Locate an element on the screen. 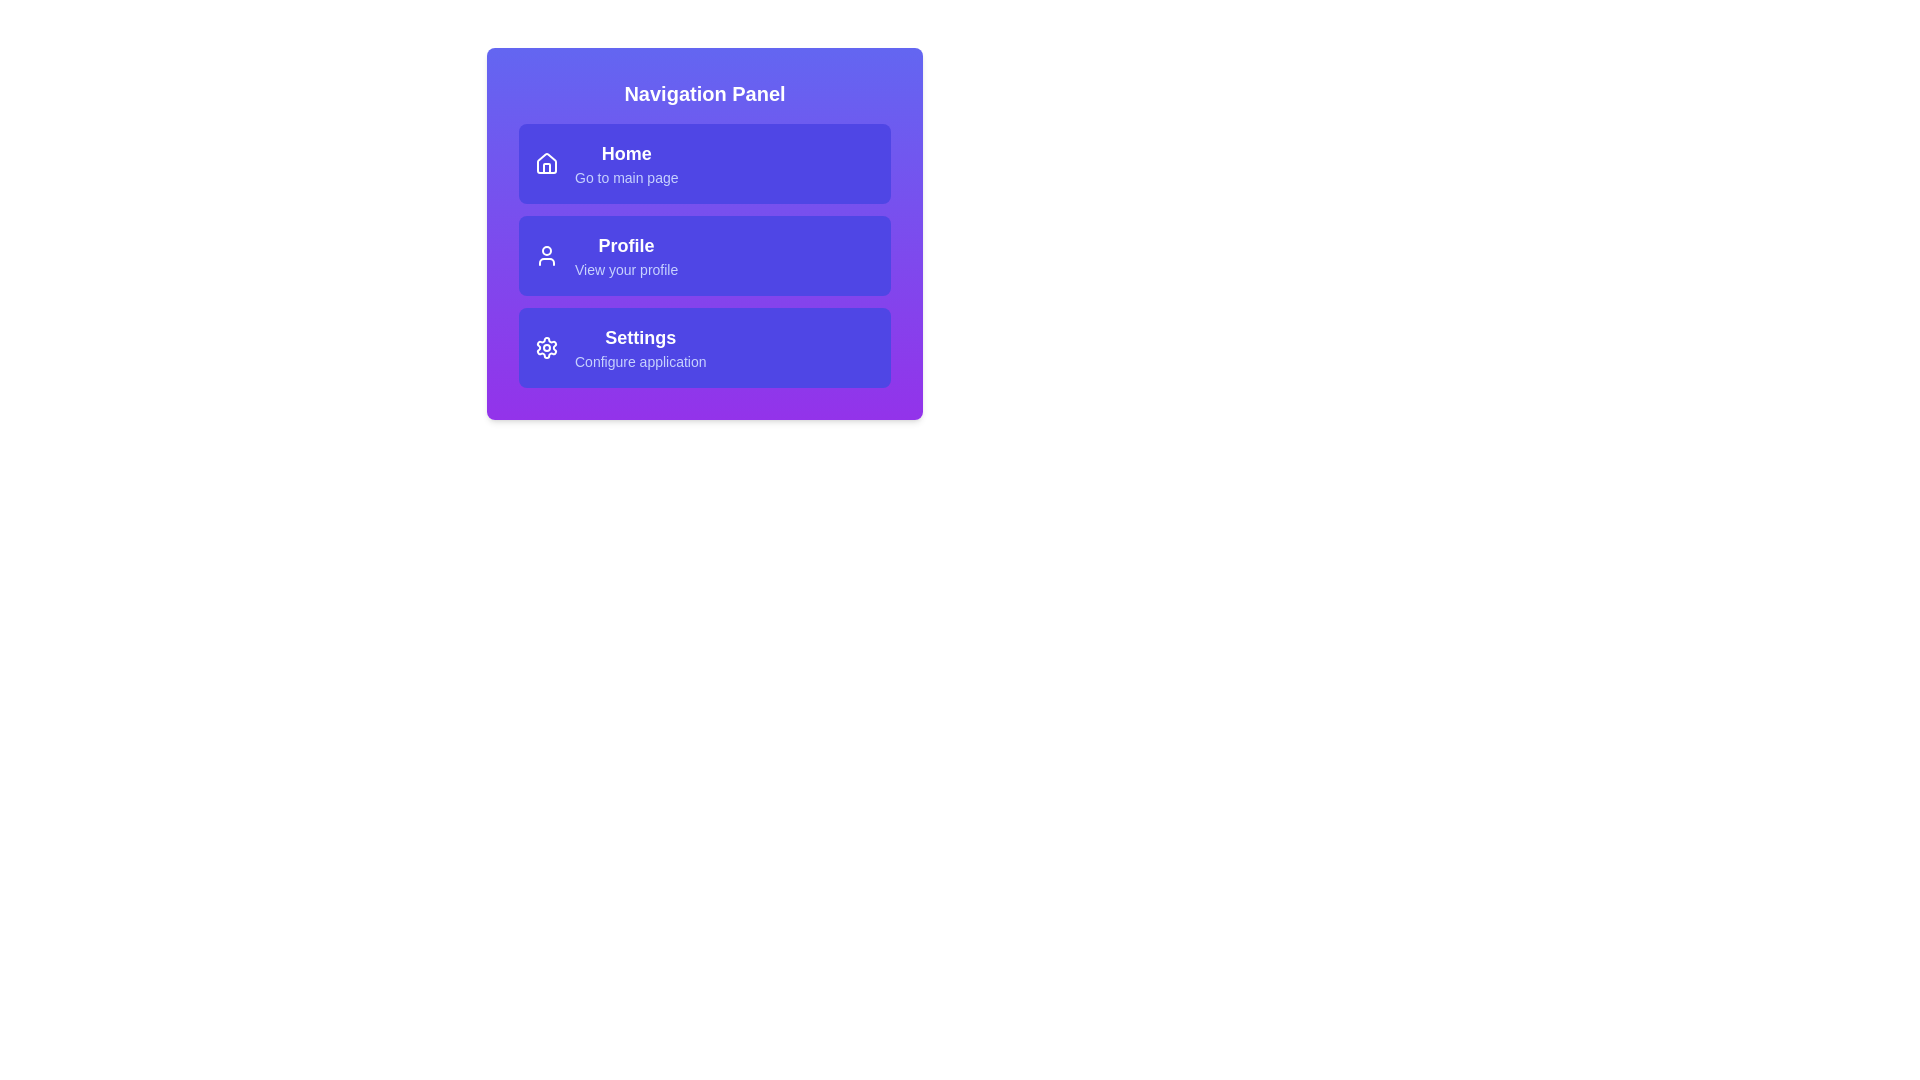 The width and height of the screenshot is (1920, 1080). the 'Home' navigation item is located at coordinates (705, 163).